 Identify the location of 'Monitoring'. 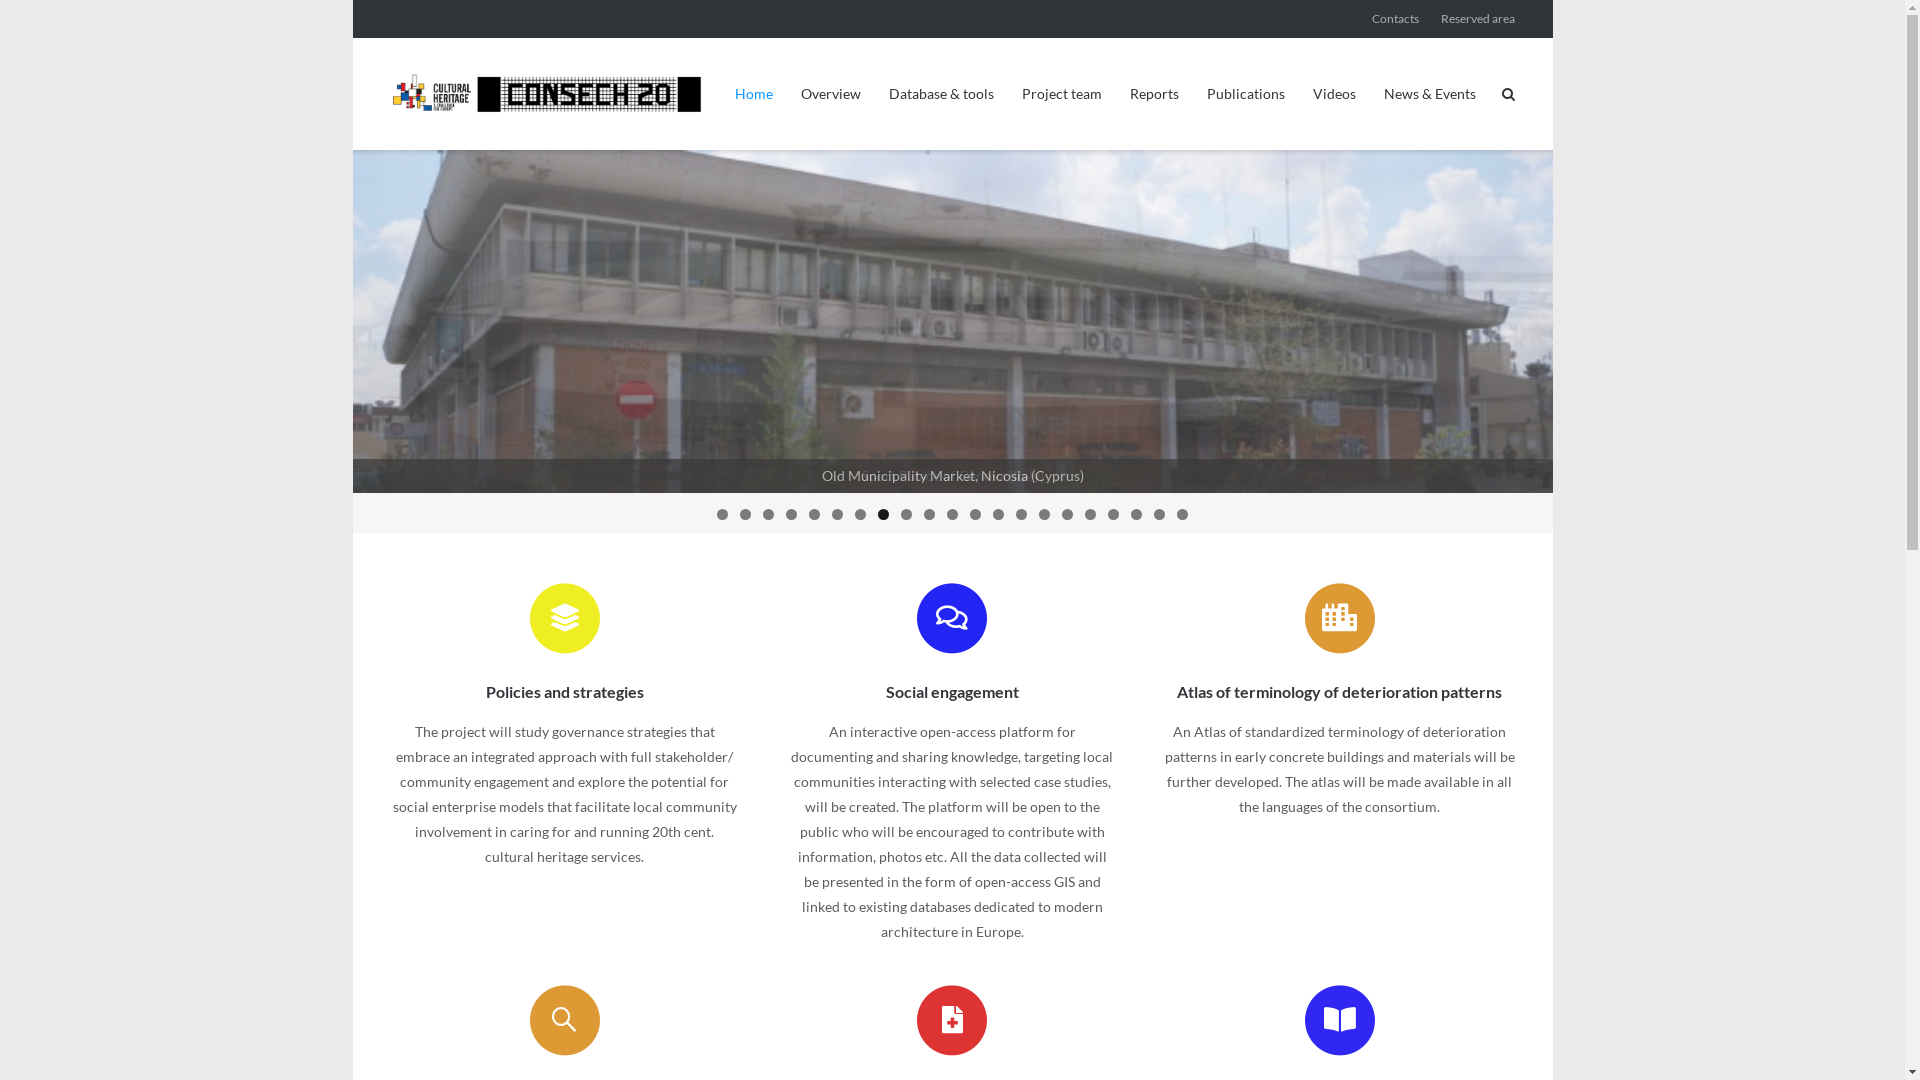
(564, 1019).